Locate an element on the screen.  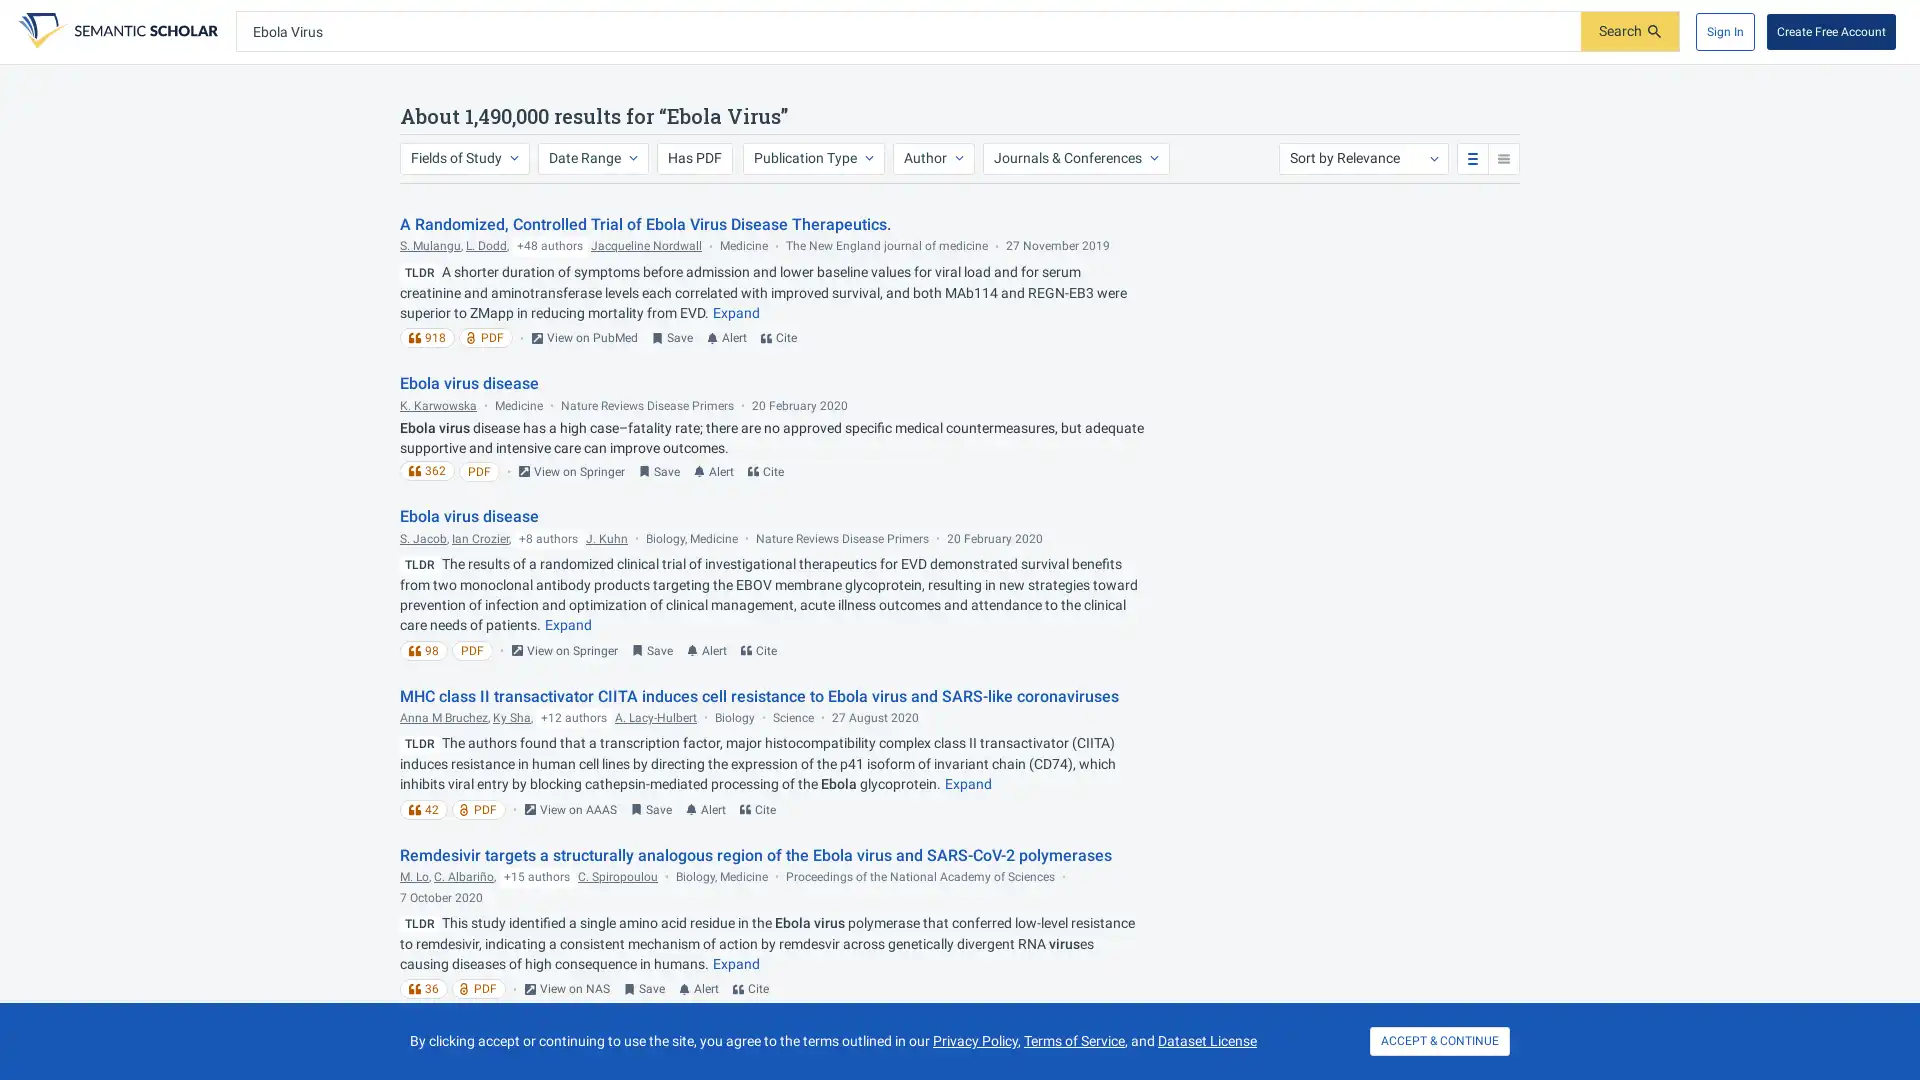
Cite this paper is located at coordinates (749, 987).